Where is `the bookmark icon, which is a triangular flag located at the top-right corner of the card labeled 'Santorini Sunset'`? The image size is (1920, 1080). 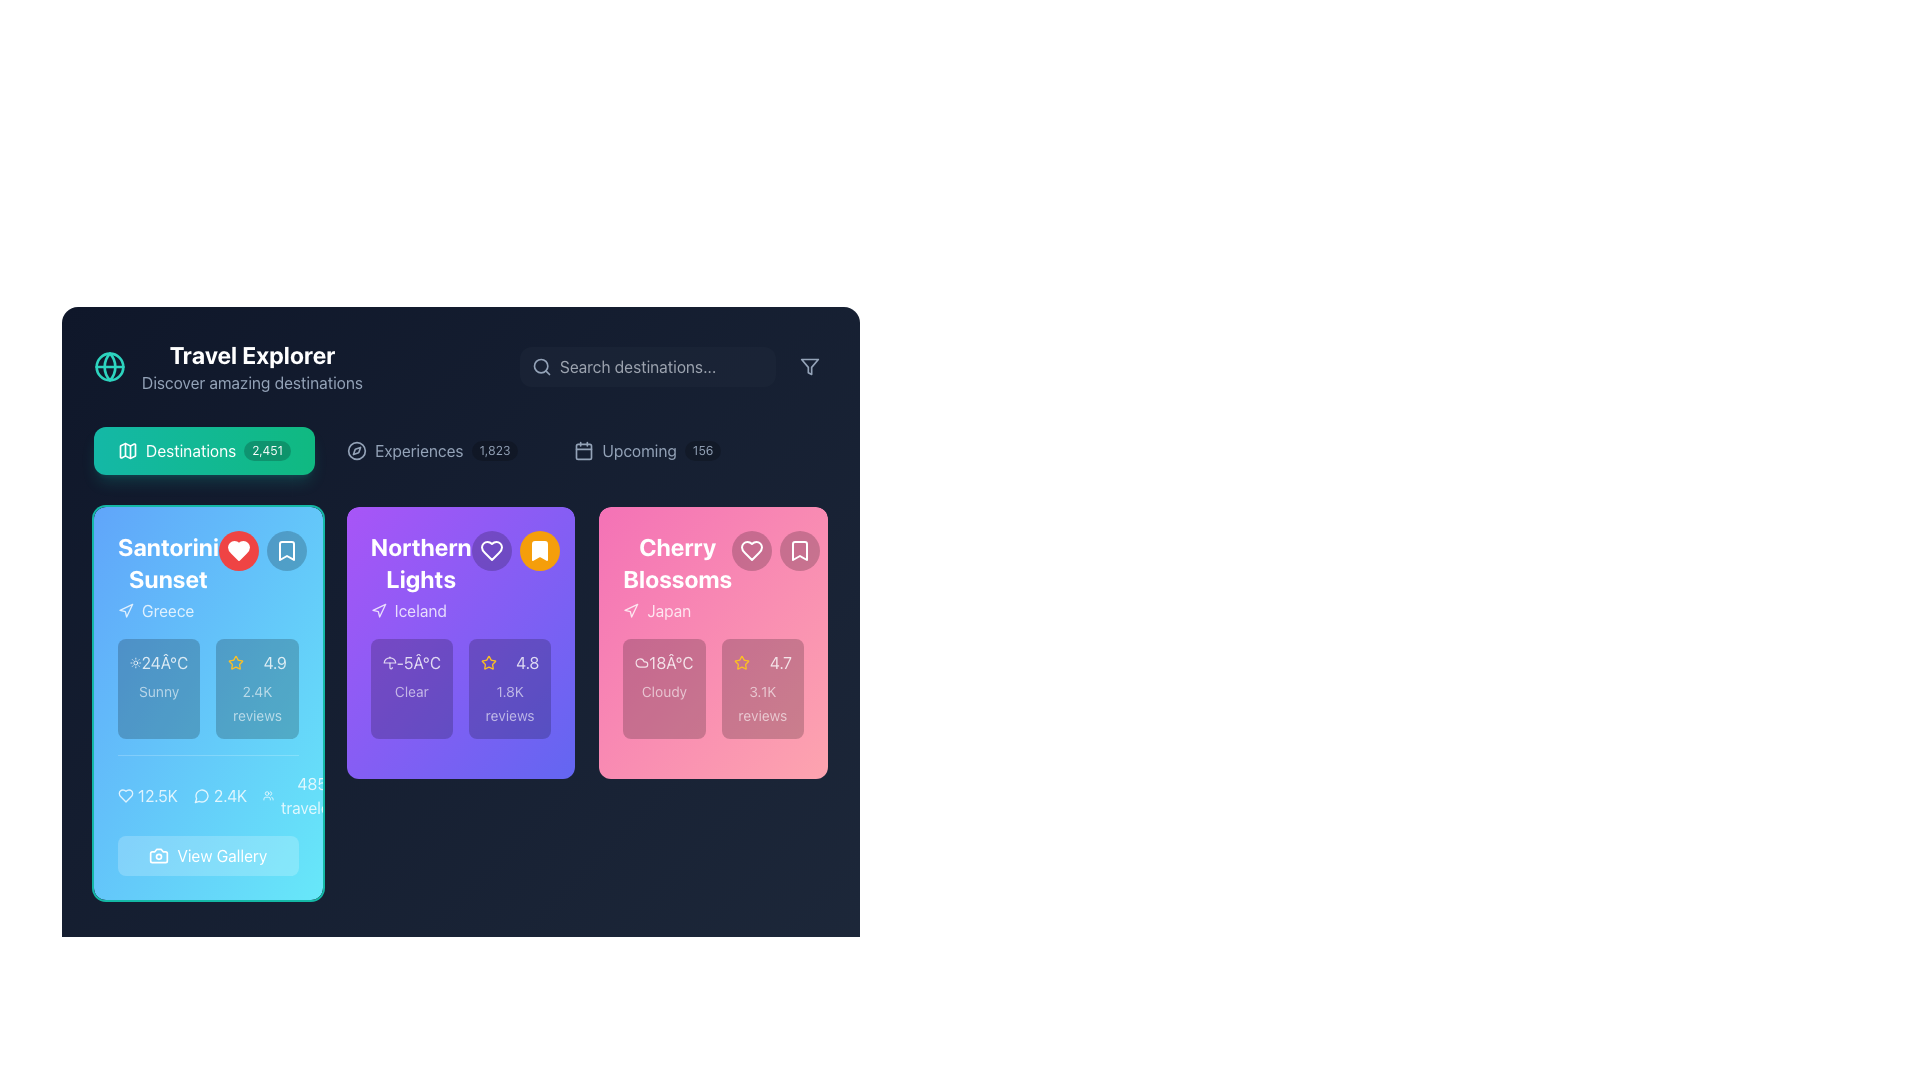 the bookmark icon, which is a triangular flag located at the top-right corner of the card labeled 'Santorini Sunset' is located at coordinates (285, 551).